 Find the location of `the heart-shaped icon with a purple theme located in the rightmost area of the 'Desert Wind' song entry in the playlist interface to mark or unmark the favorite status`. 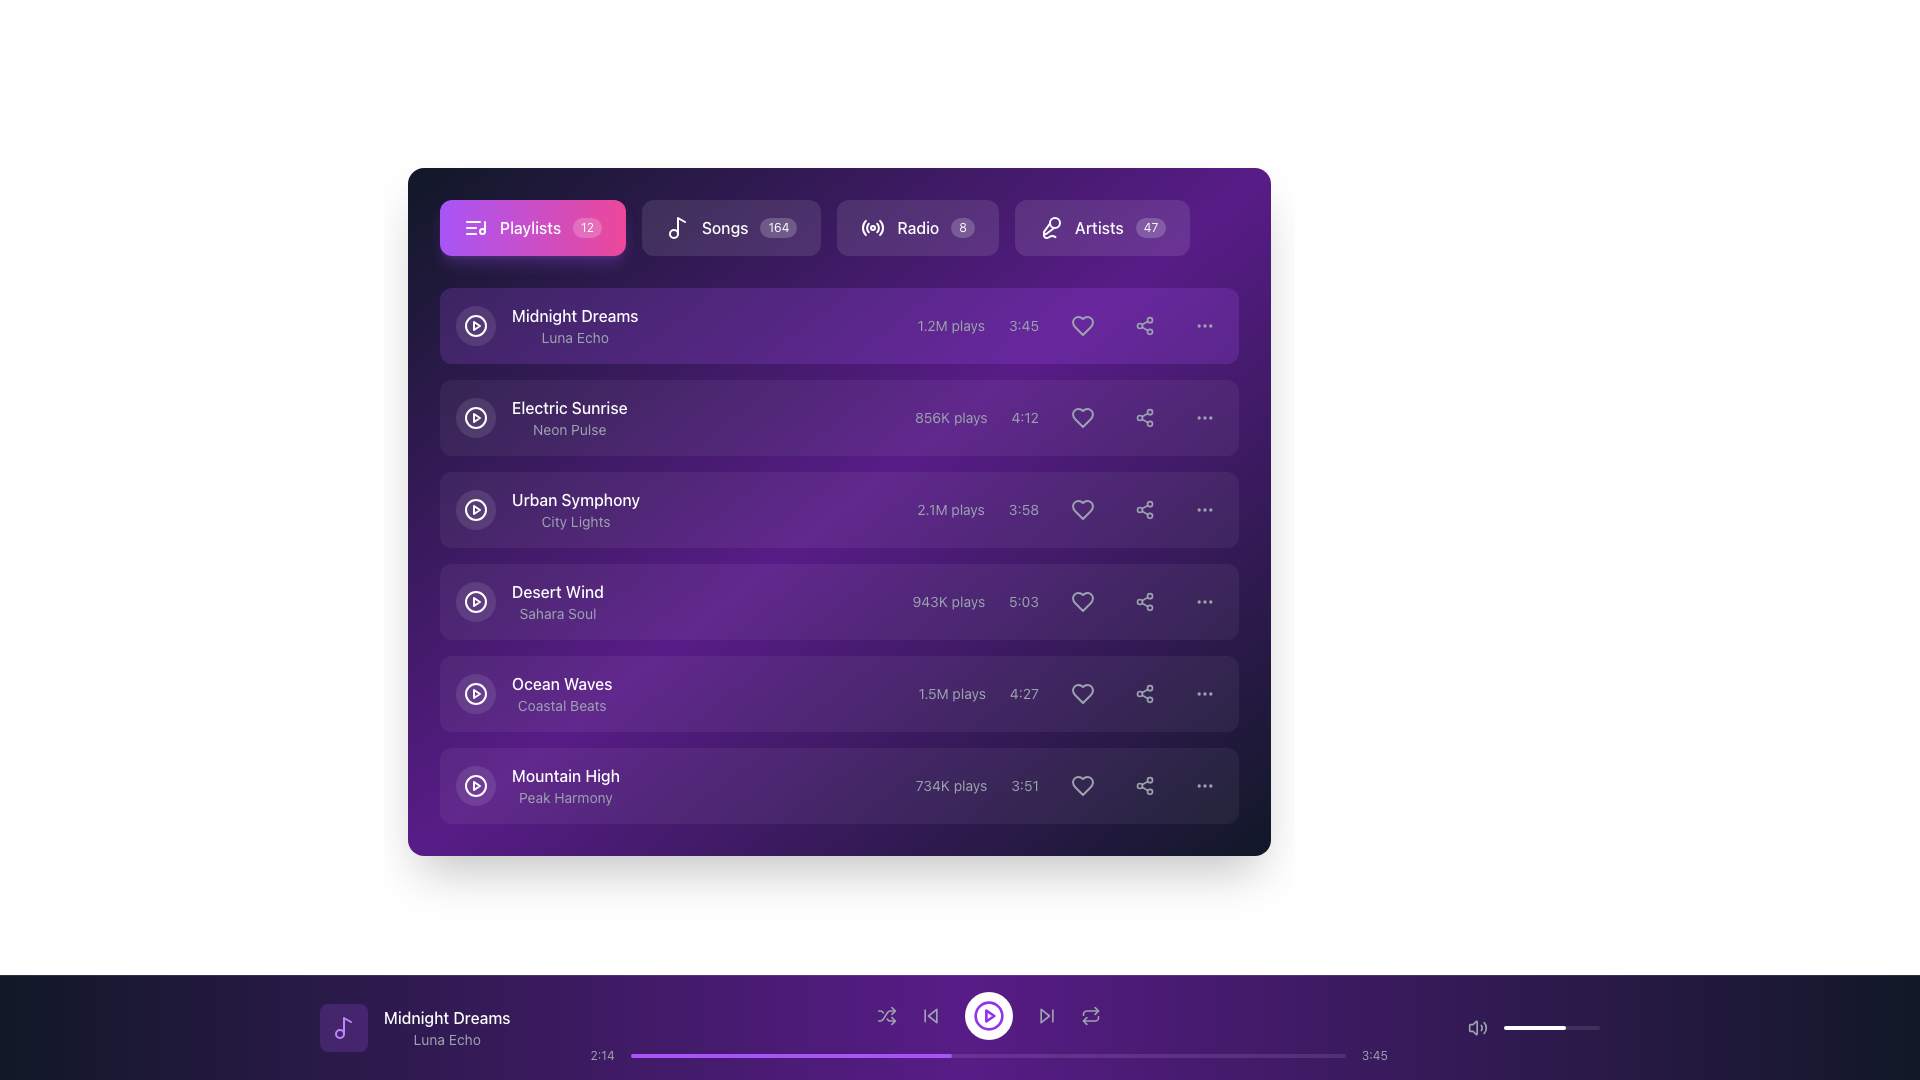

the heart-shaped icon with a purple theme located in the rightmost area of the 'Desert Wind' song entry in the playlist interface to mark or unmark the favorite status is located at coordinates (1082, 600).